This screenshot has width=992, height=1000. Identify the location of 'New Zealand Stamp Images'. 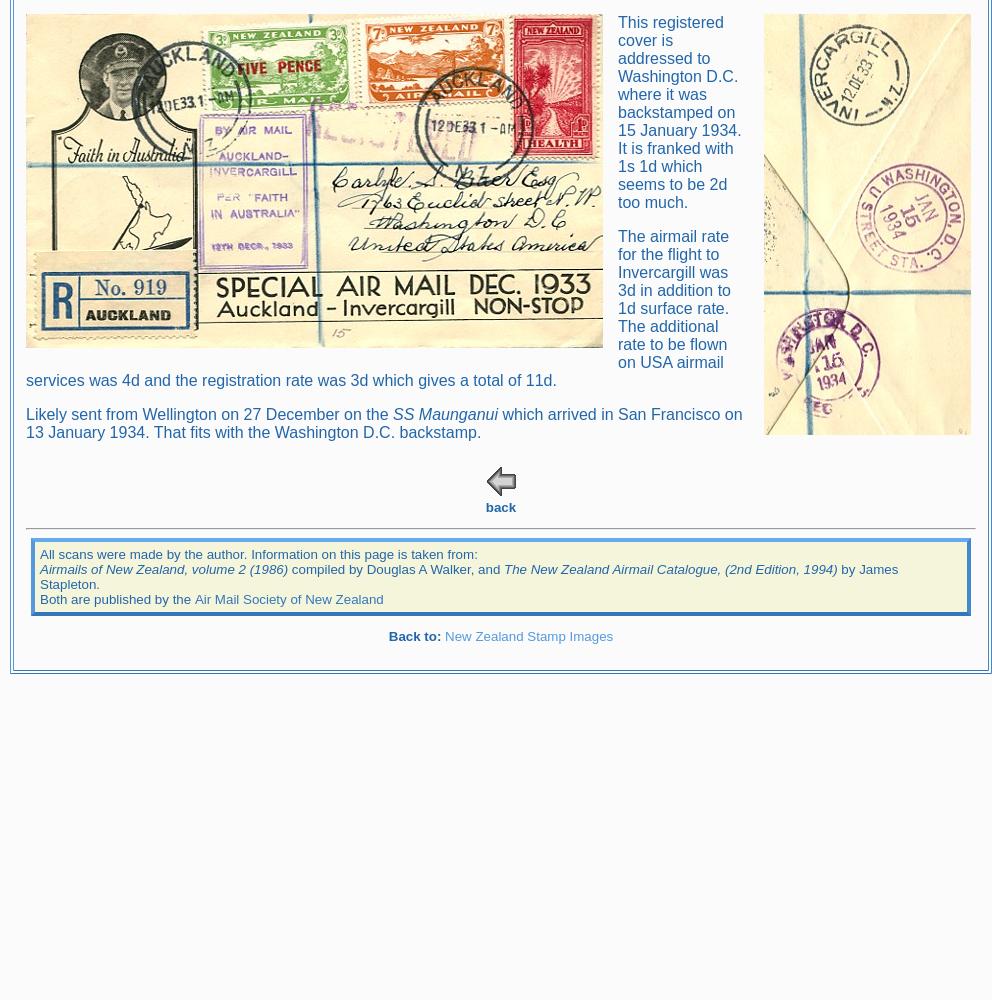
(528, 636).